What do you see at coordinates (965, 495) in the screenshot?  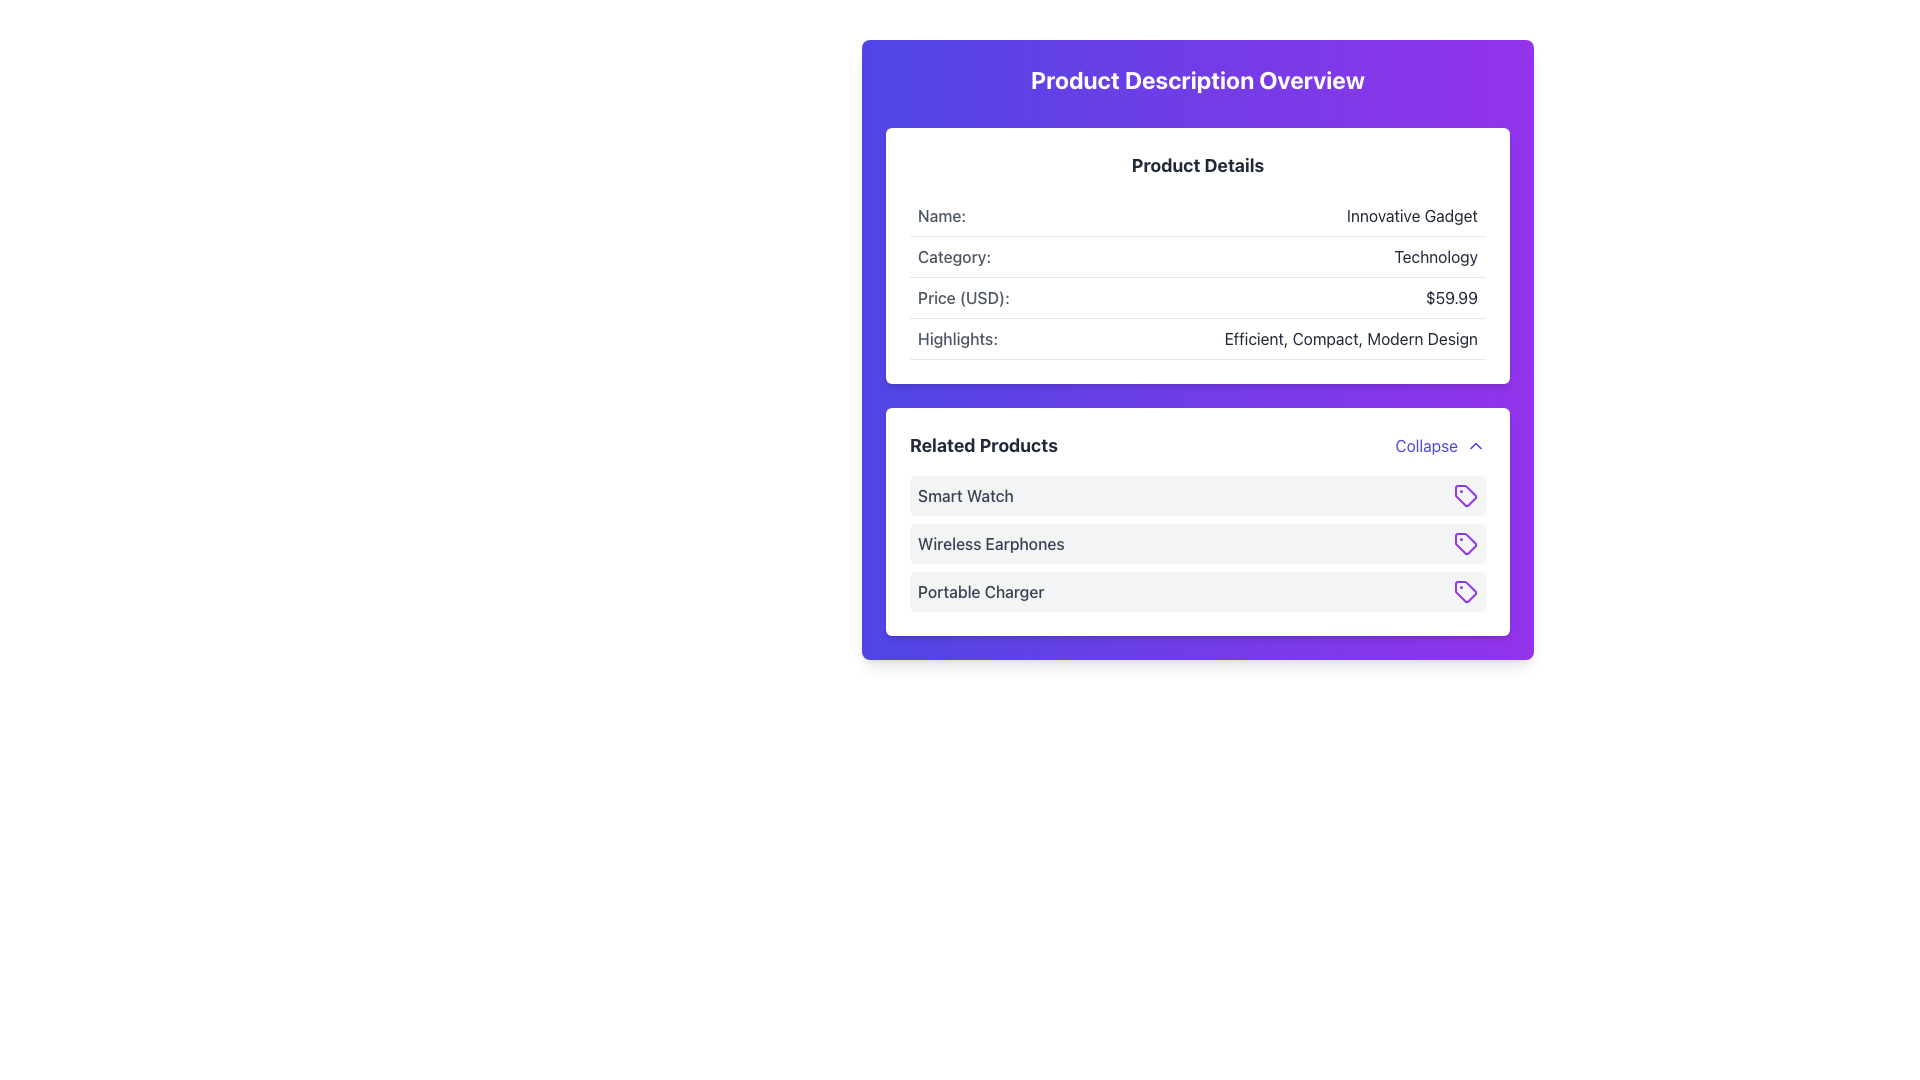 I see `the static text element that indicates the name of the related product 'Smart Watch', located at the top left of the 'Related Products' section` at bounding box center [965, 495].